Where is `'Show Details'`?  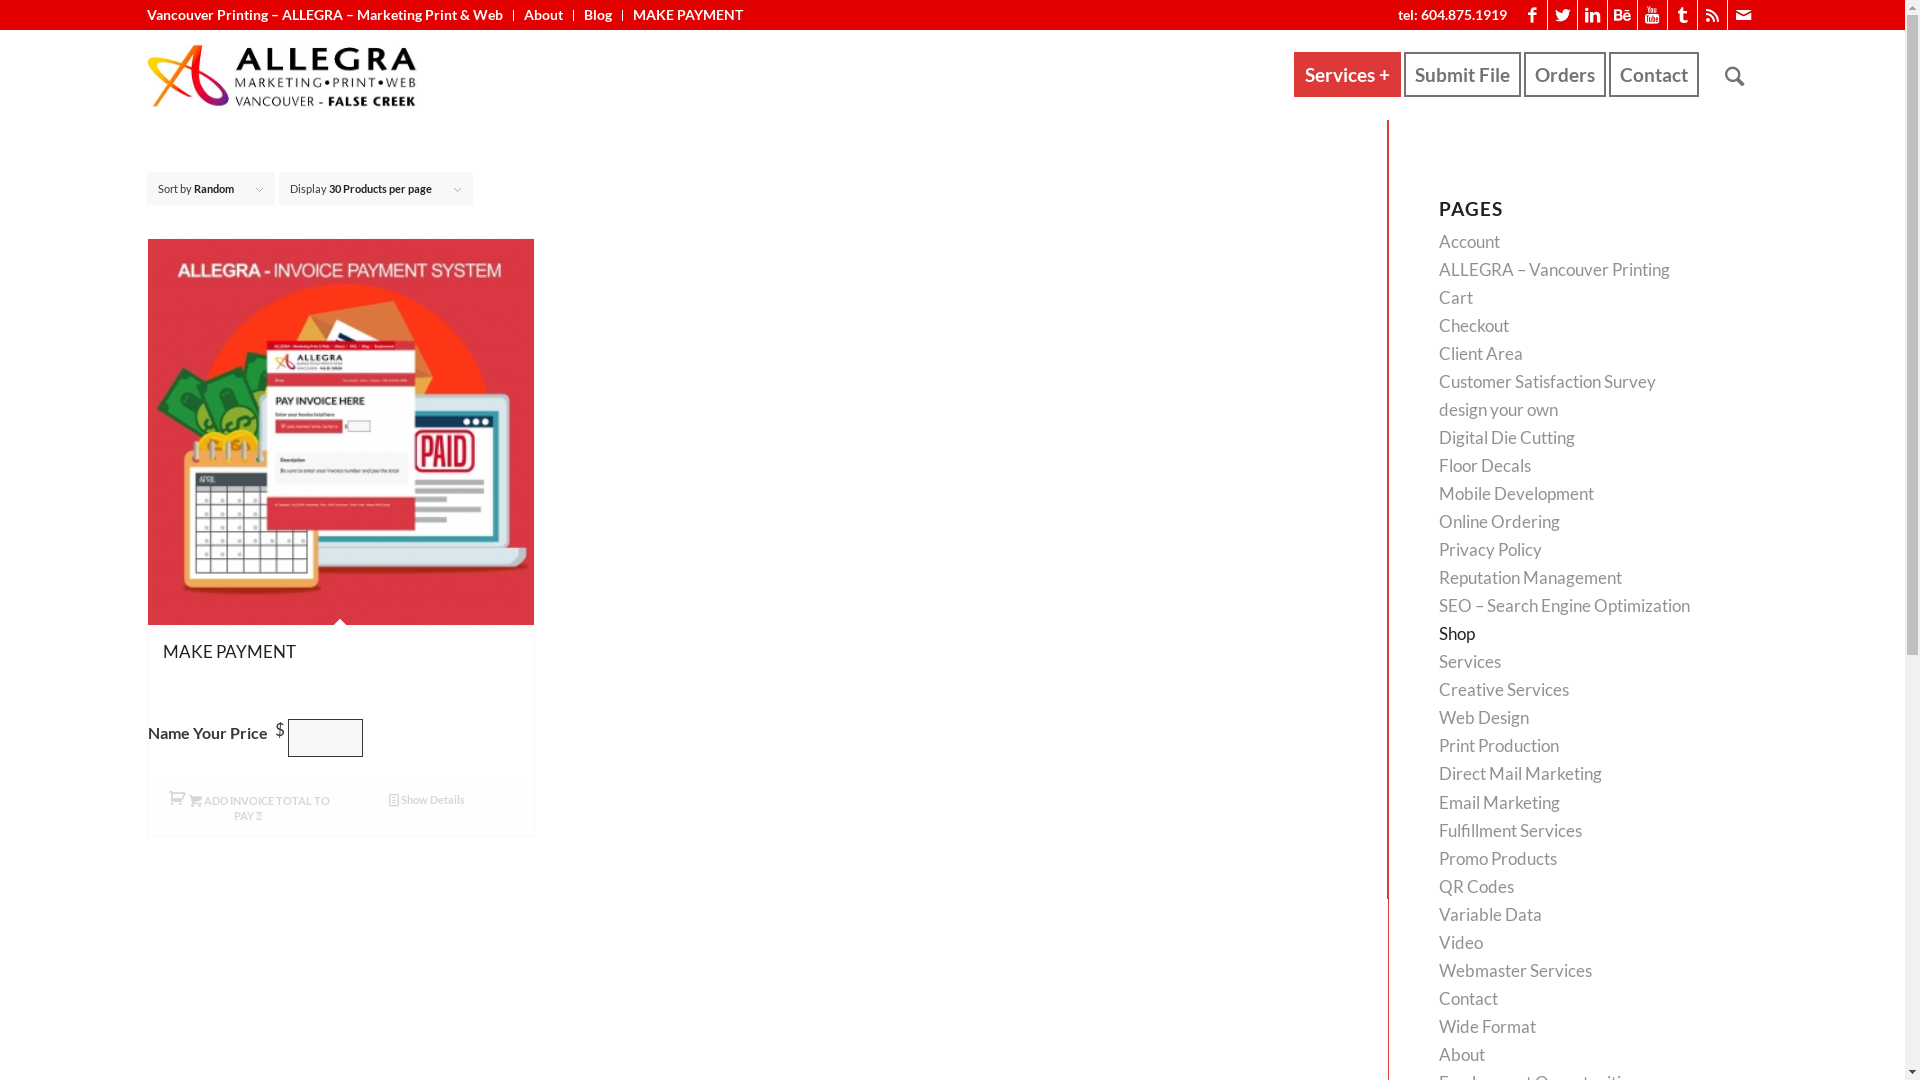
'Show Details' is located at coordinates (425, 797).